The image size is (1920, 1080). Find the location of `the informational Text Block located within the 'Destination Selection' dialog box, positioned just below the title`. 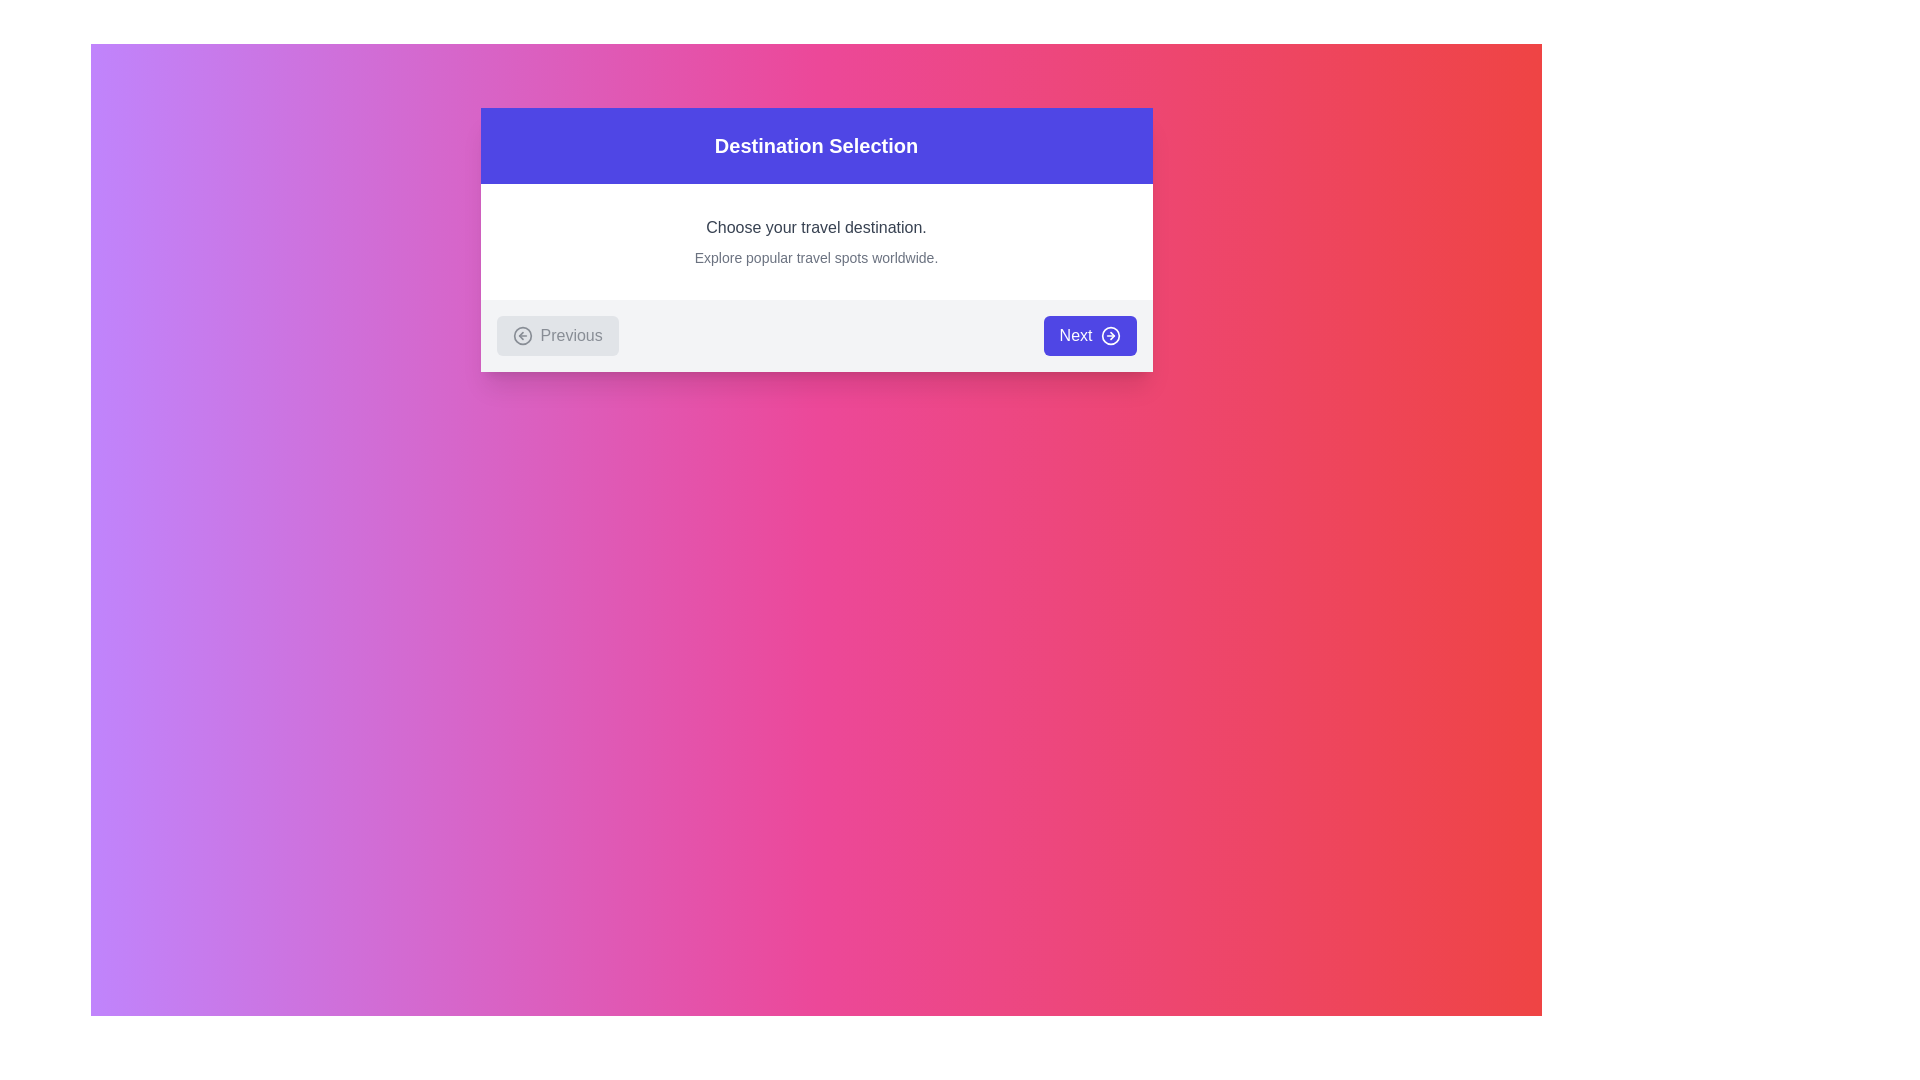

the informational Text Block located within the 'Destination Selection' dialog box, positioned just below the title is located at coordinates (816, 241).